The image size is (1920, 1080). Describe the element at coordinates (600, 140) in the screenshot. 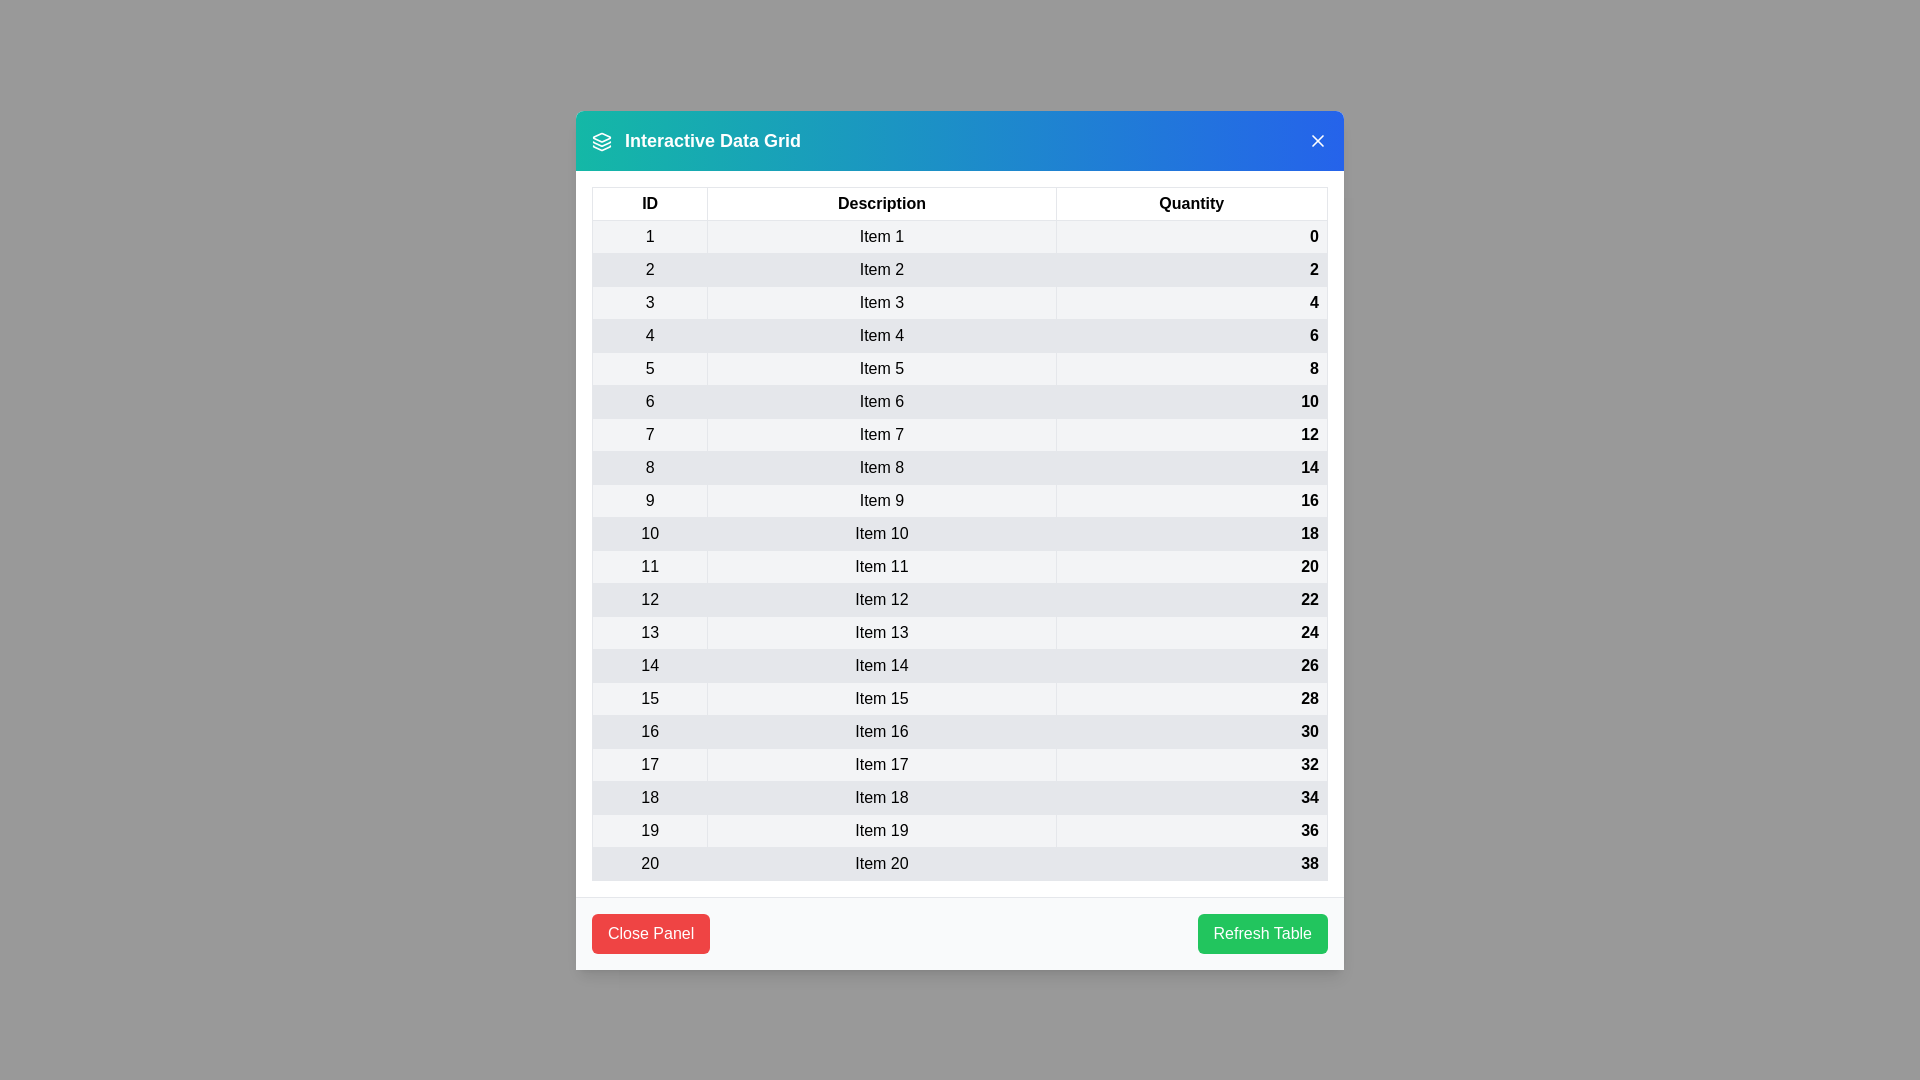

I see `the header icon to display information about the grid's purpose` at that location.